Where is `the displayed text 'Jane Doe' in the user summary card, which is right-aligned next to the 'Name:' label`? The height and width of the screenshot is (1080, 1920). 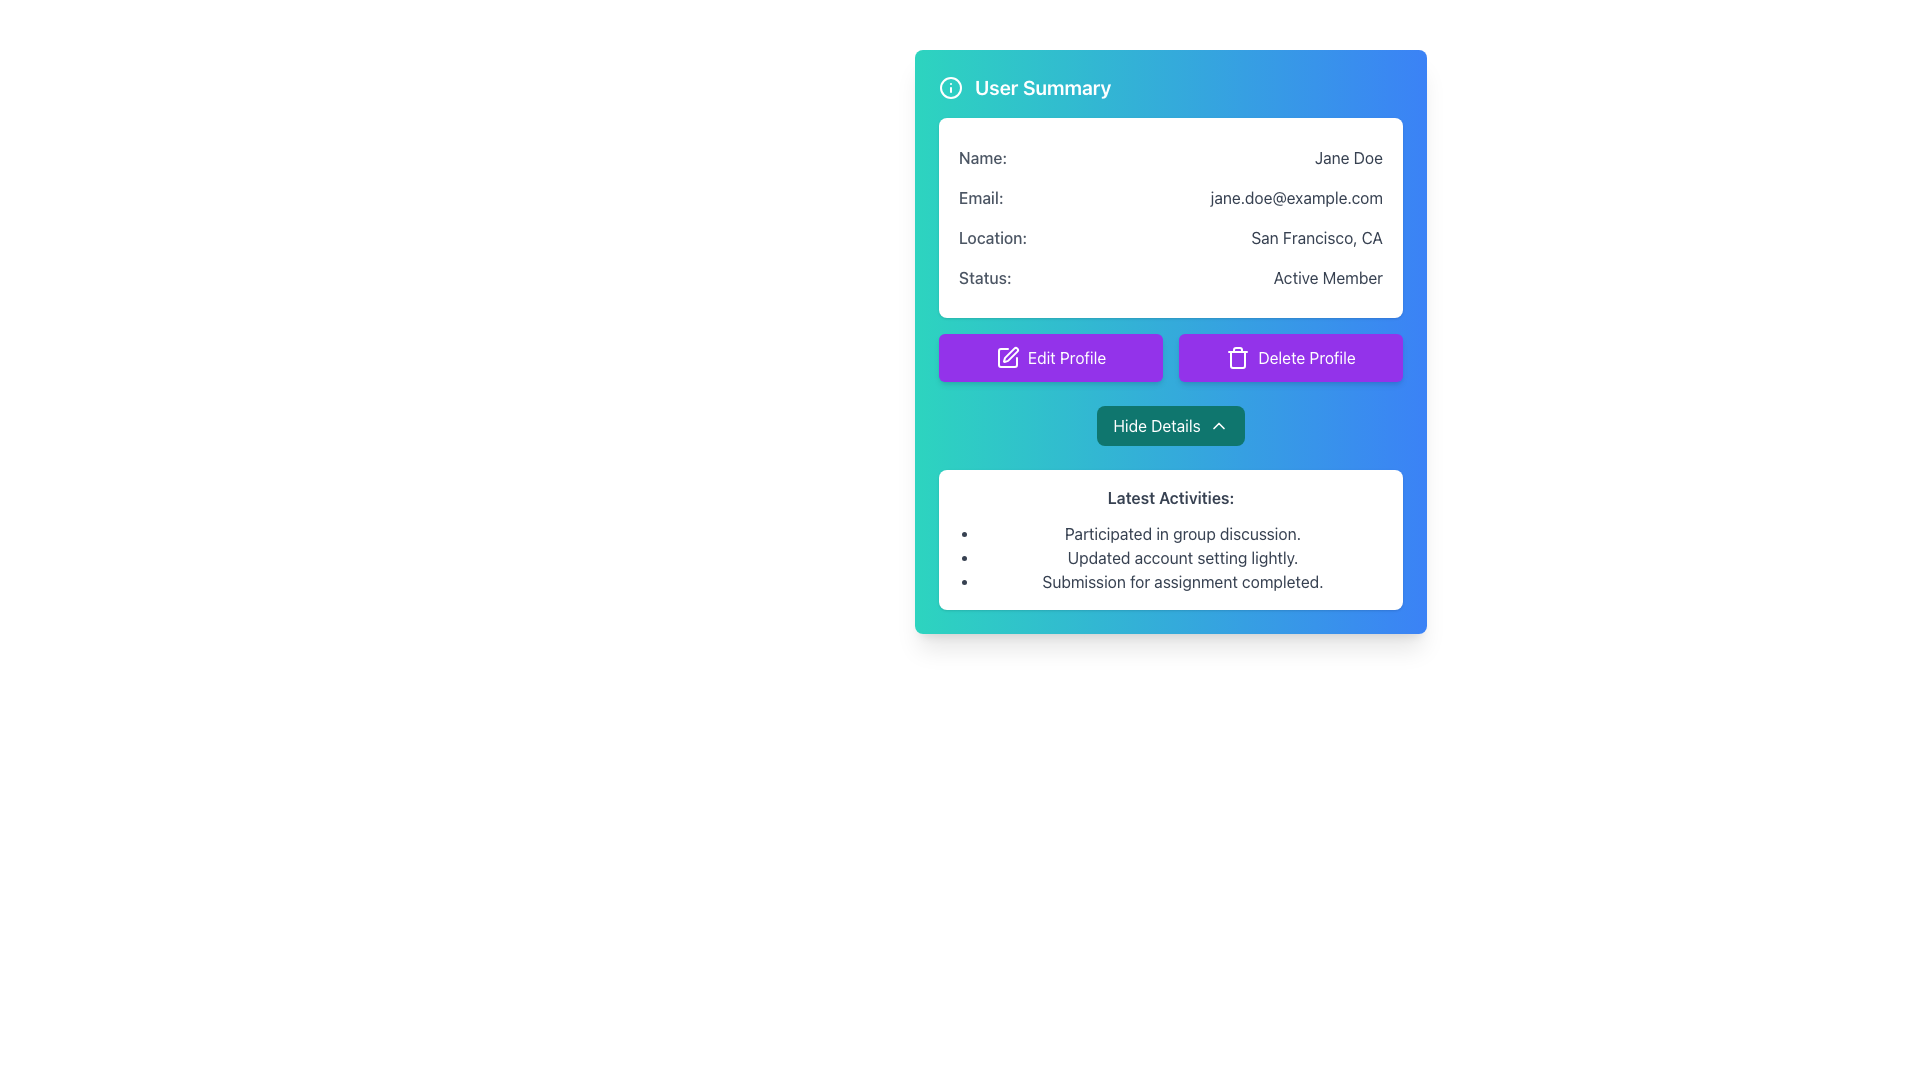 the displayed text 'Jane Doe' in the user summary card, which is right-aligned next to the 'Name:' label is located at coordinates (1348, 157).